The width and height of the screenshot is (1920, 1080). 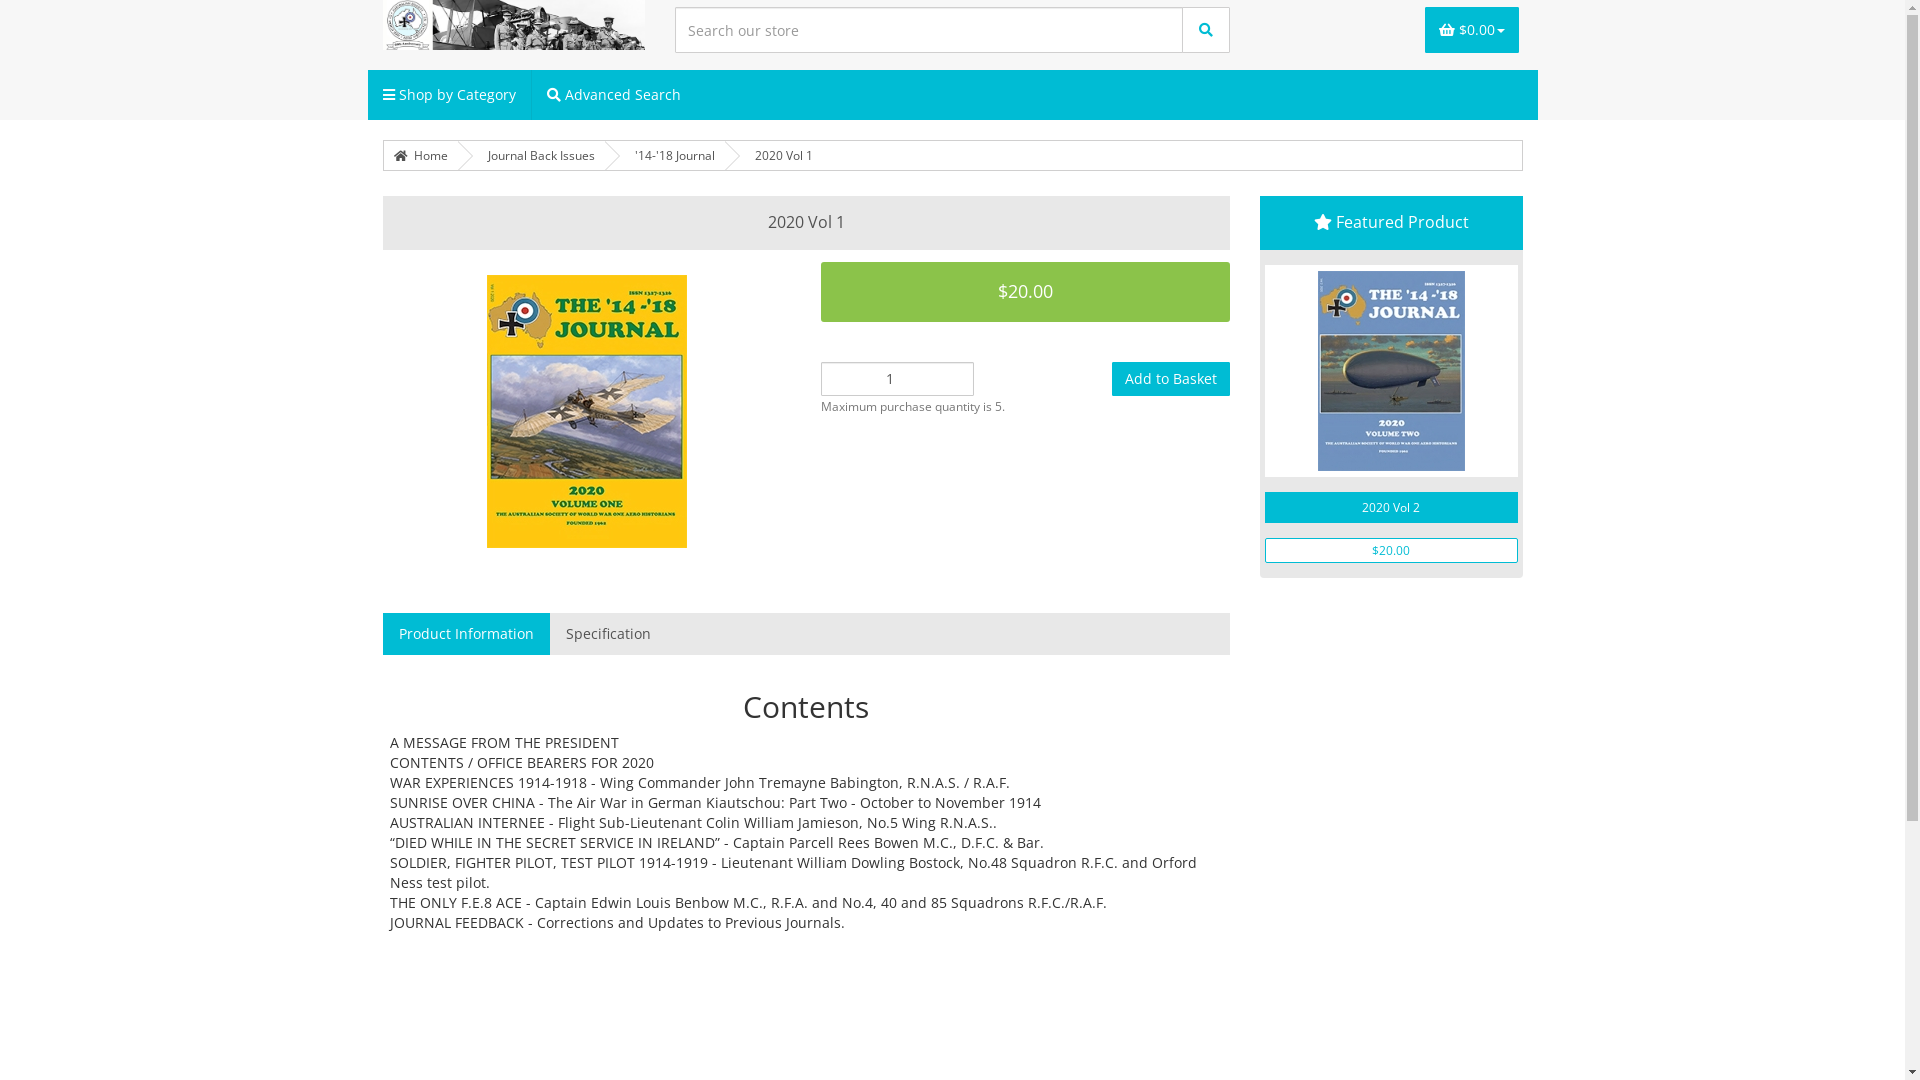 What do you see at coordinates (532, 95) in the screenshot?
I see `'Advanced Search'` at bounding box center [532, 95].